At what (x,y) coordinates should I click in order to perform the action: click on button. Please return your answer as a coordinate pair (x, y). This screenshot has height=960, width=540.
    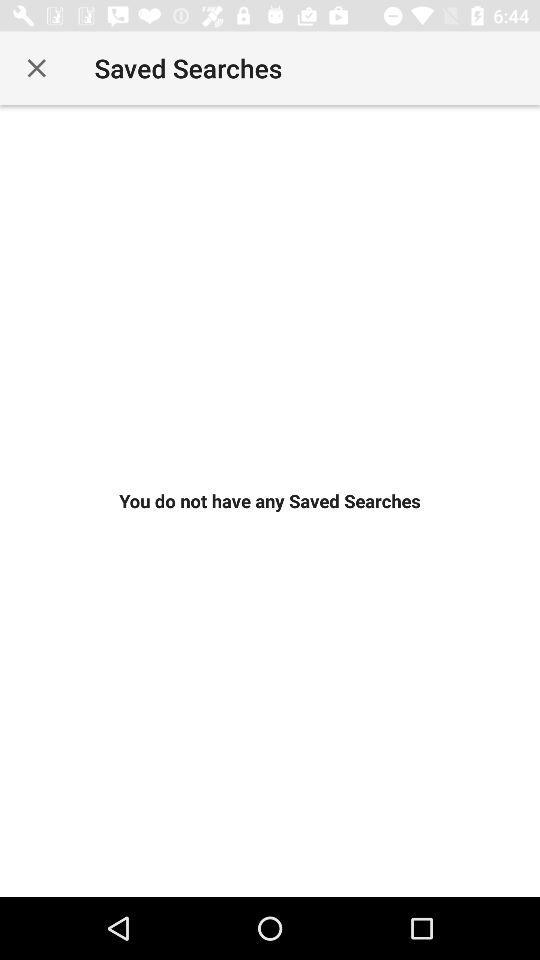
    Looking at the image, I should click on (36, 68).